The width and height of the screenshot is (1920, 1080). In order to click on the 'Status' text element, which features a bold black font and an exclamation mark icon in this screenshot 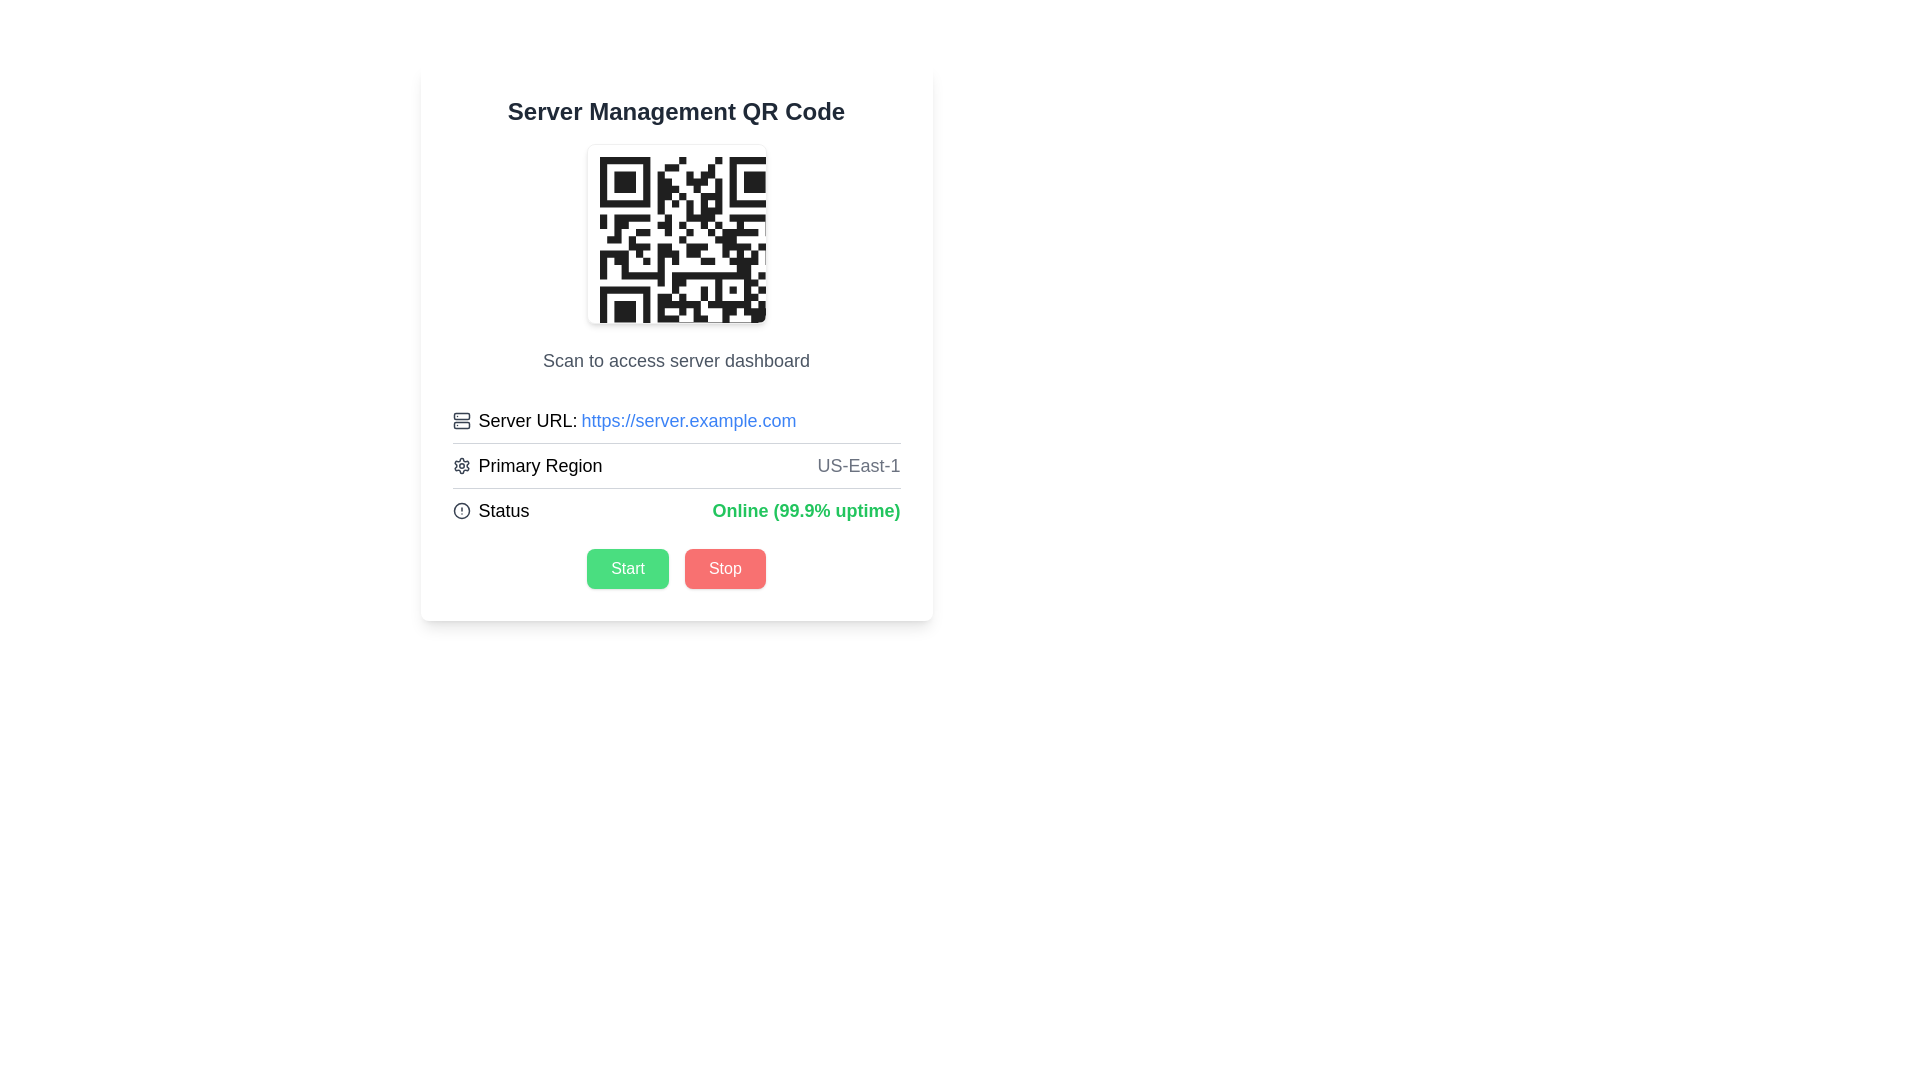, I will do `click(490, 509)`.